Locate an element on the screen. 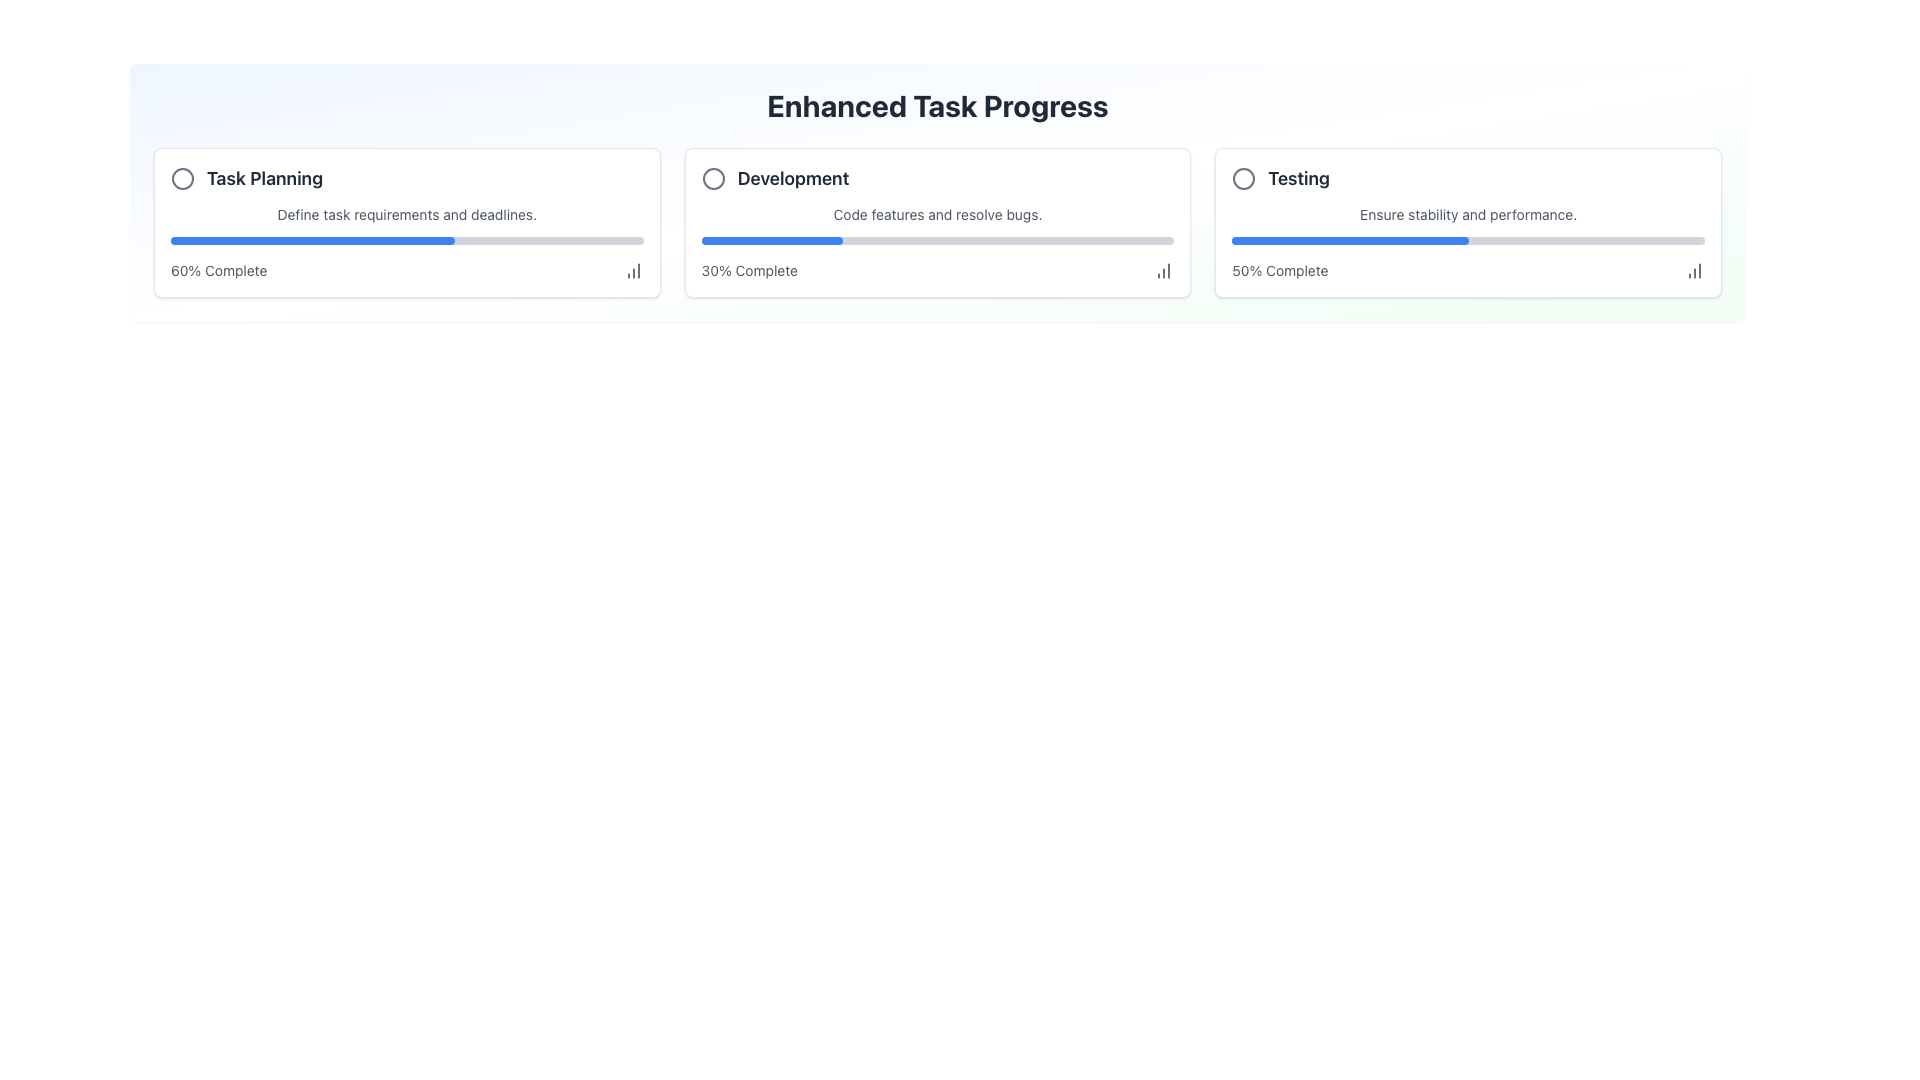 The height and width of the screenshot is (1080, 1920). the informational label displaying '50% Complete' with a graphical icon of ascending bars located in the bottom right corner of the 'Testing' card is located at coordinates (1468, 270).